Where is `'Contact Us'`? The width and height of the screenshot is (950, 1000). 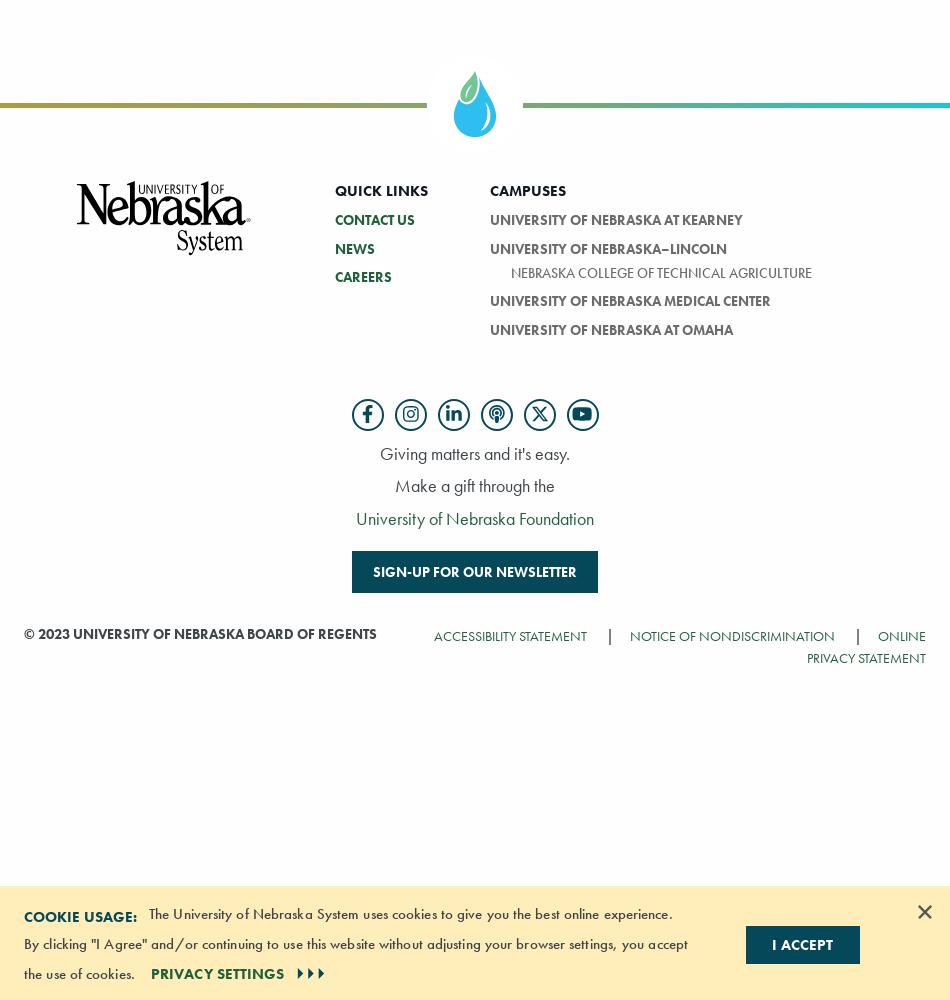 'Contact Us' is located at coordinates (373, 218).